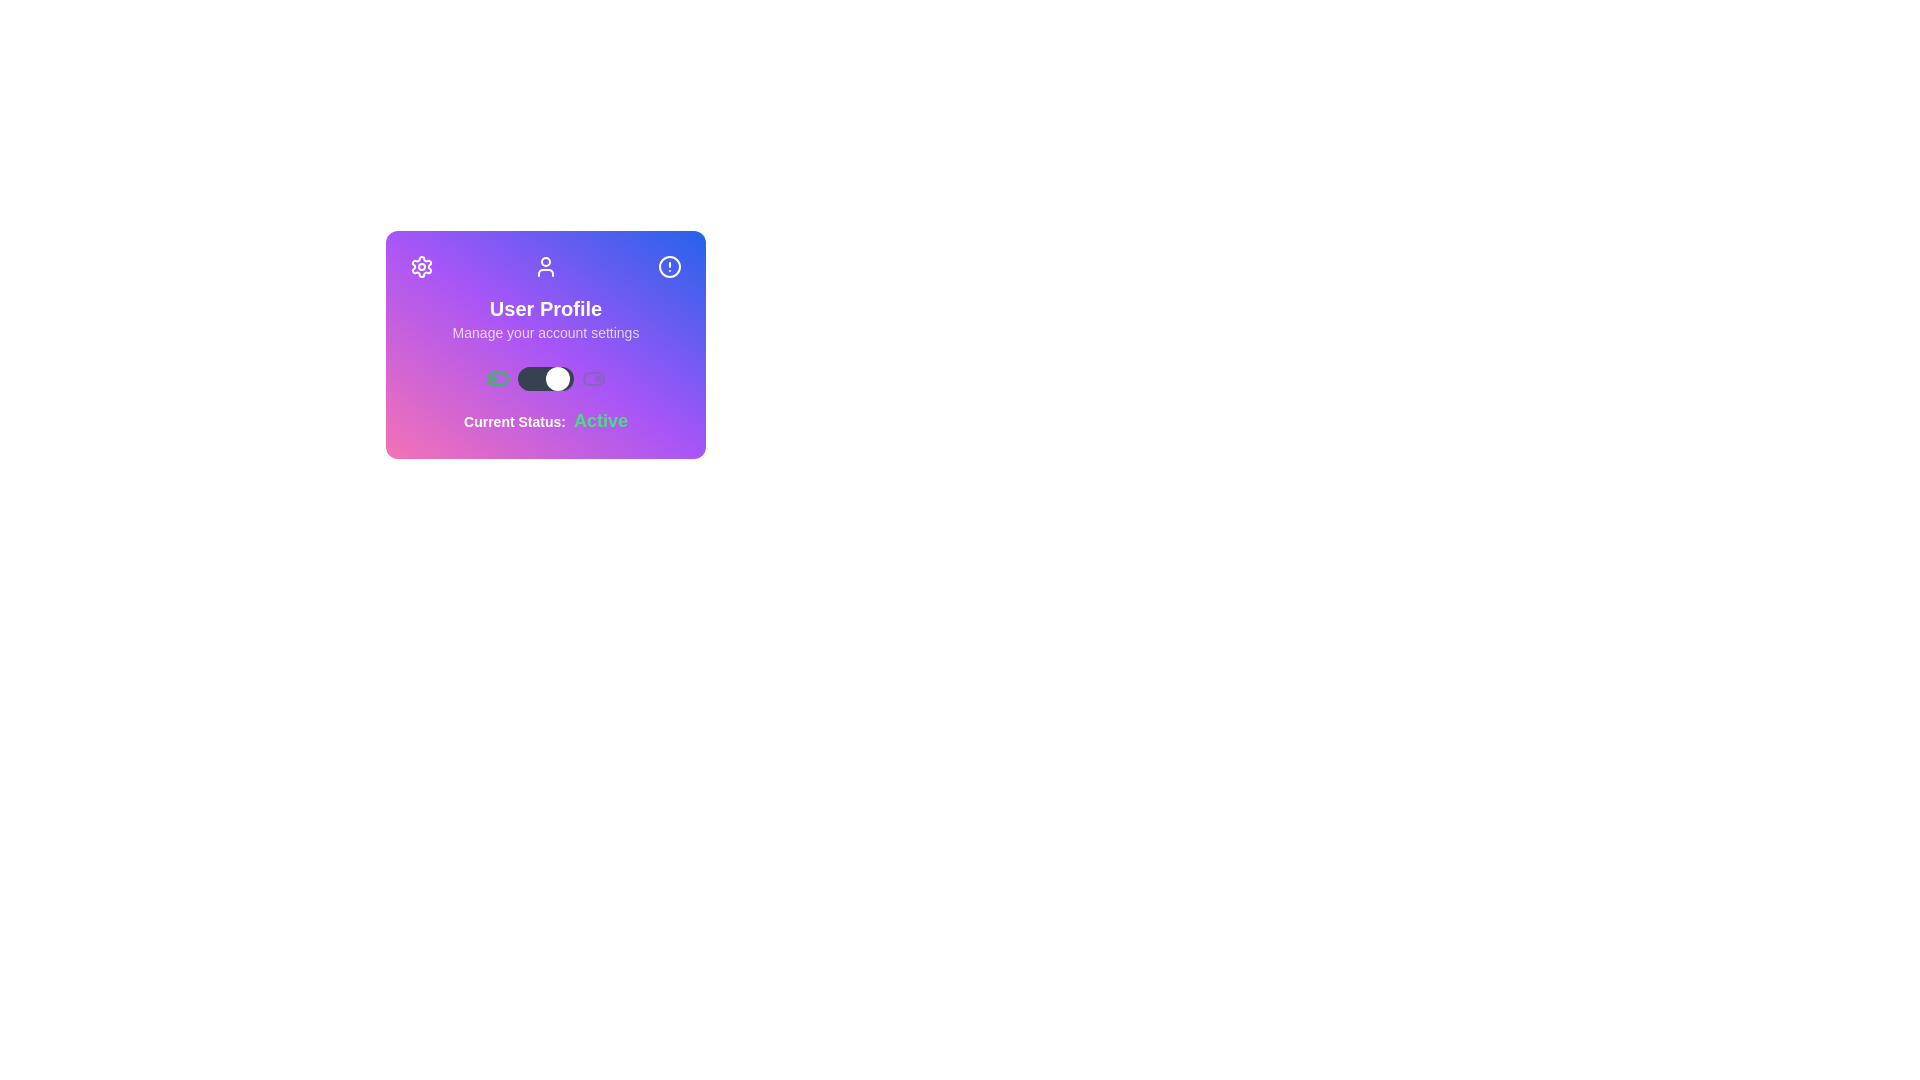 The height and width of the screenshot is (1080, 1920). What do you see at coordinates (498, 378) in the screenshot?
I see `the first toggle button located under the 'User Profile' title, next to the 'Current Status: Active' label` at bounding box center [498, 378].